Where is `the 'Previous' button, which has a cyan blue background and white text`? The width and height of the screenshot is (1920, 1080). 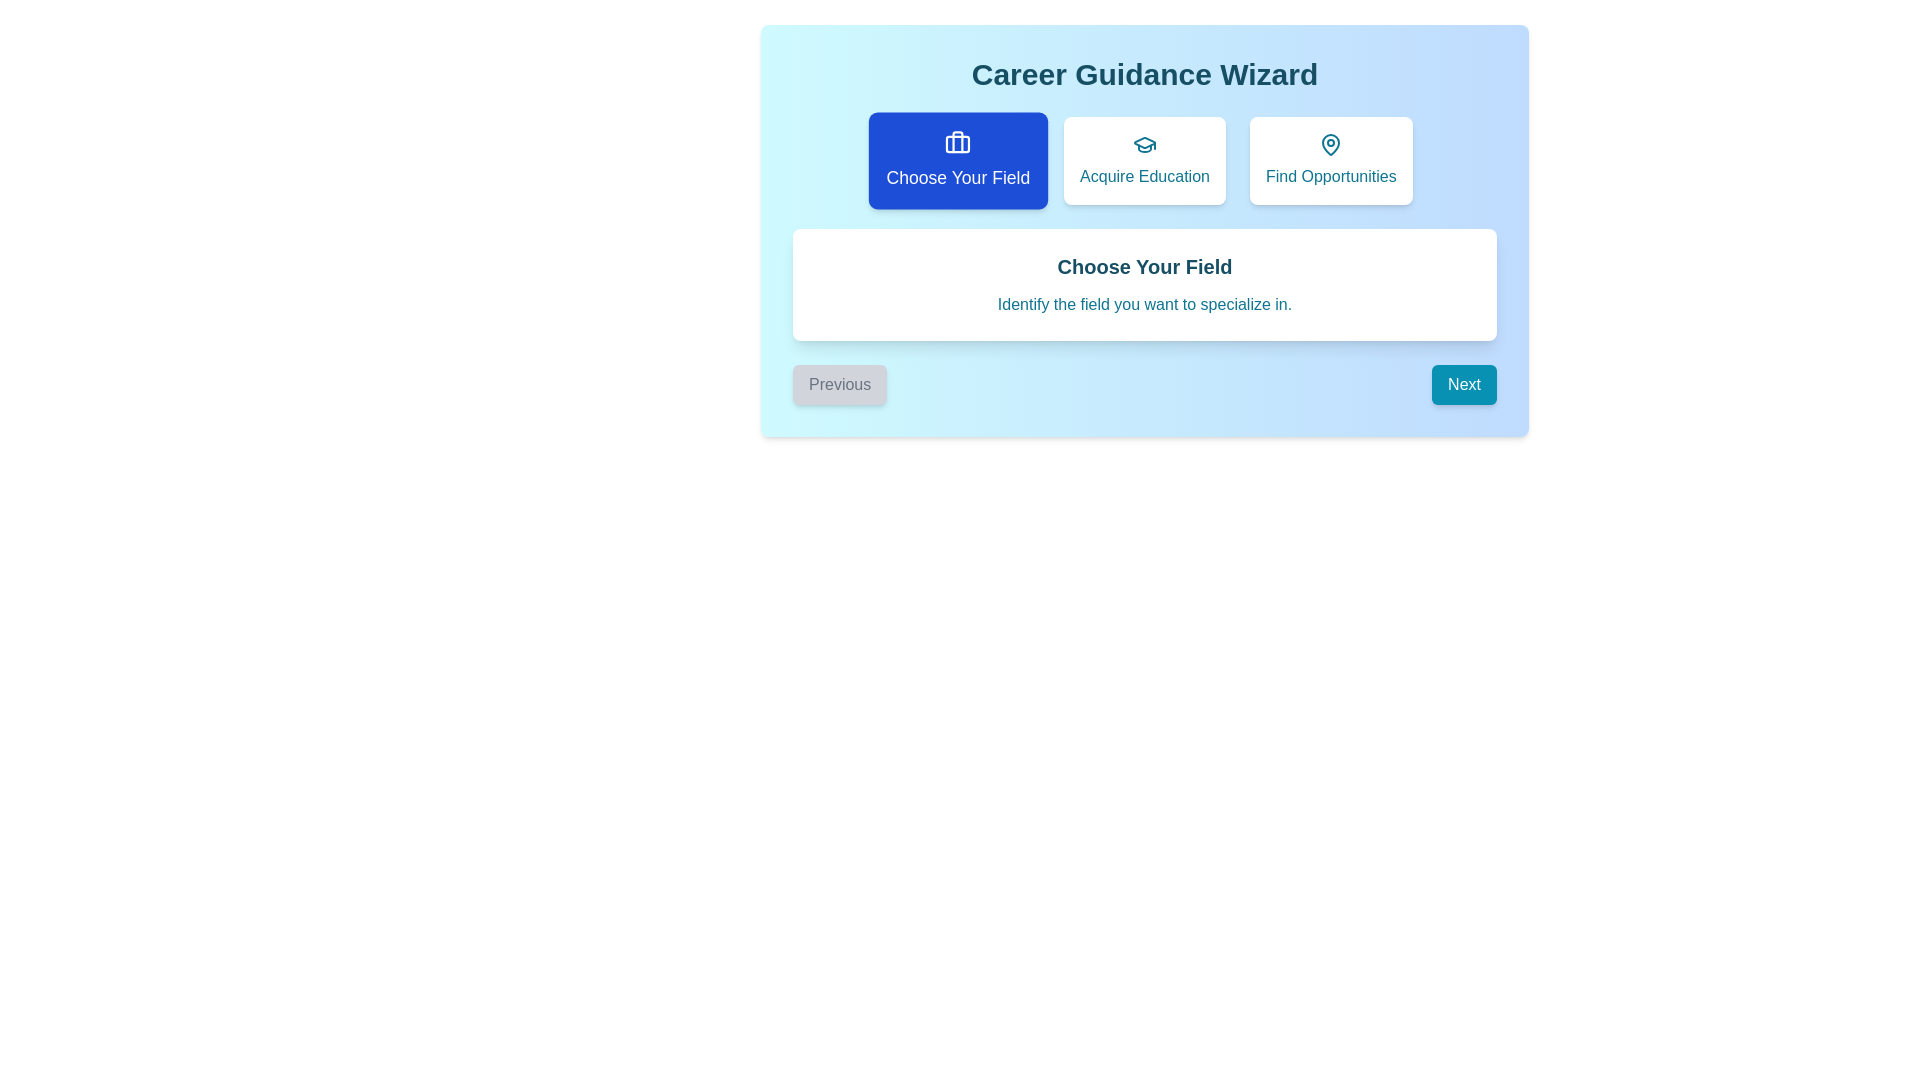
the 'Previous' button, which has a cyan blue background and white text is located at coordinates (840, 385).